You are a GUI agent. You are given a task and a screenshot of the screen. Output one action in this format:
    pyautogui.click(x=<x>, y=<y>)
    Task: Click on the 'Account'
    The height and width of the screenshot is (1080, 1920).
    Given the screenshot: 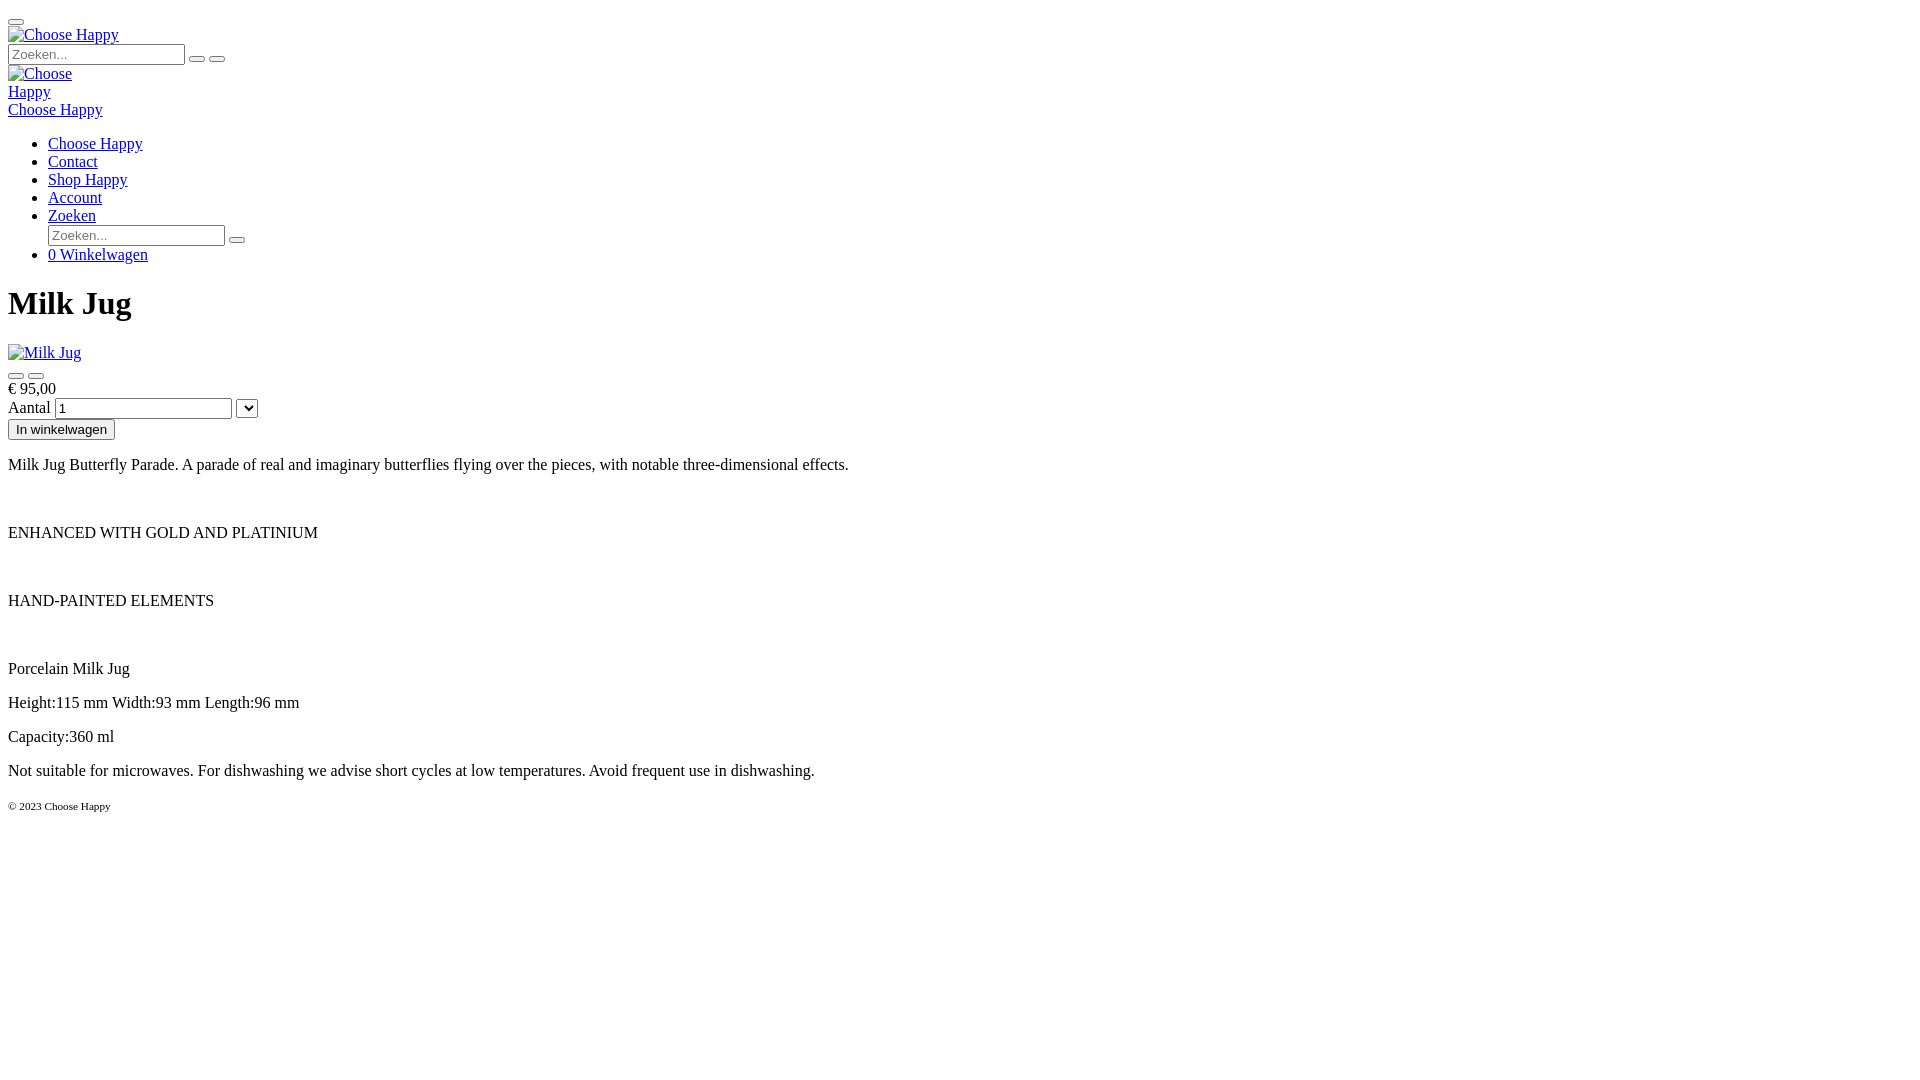 What is the action you would take?
    pyautogui.click(x=75, y=197)
    